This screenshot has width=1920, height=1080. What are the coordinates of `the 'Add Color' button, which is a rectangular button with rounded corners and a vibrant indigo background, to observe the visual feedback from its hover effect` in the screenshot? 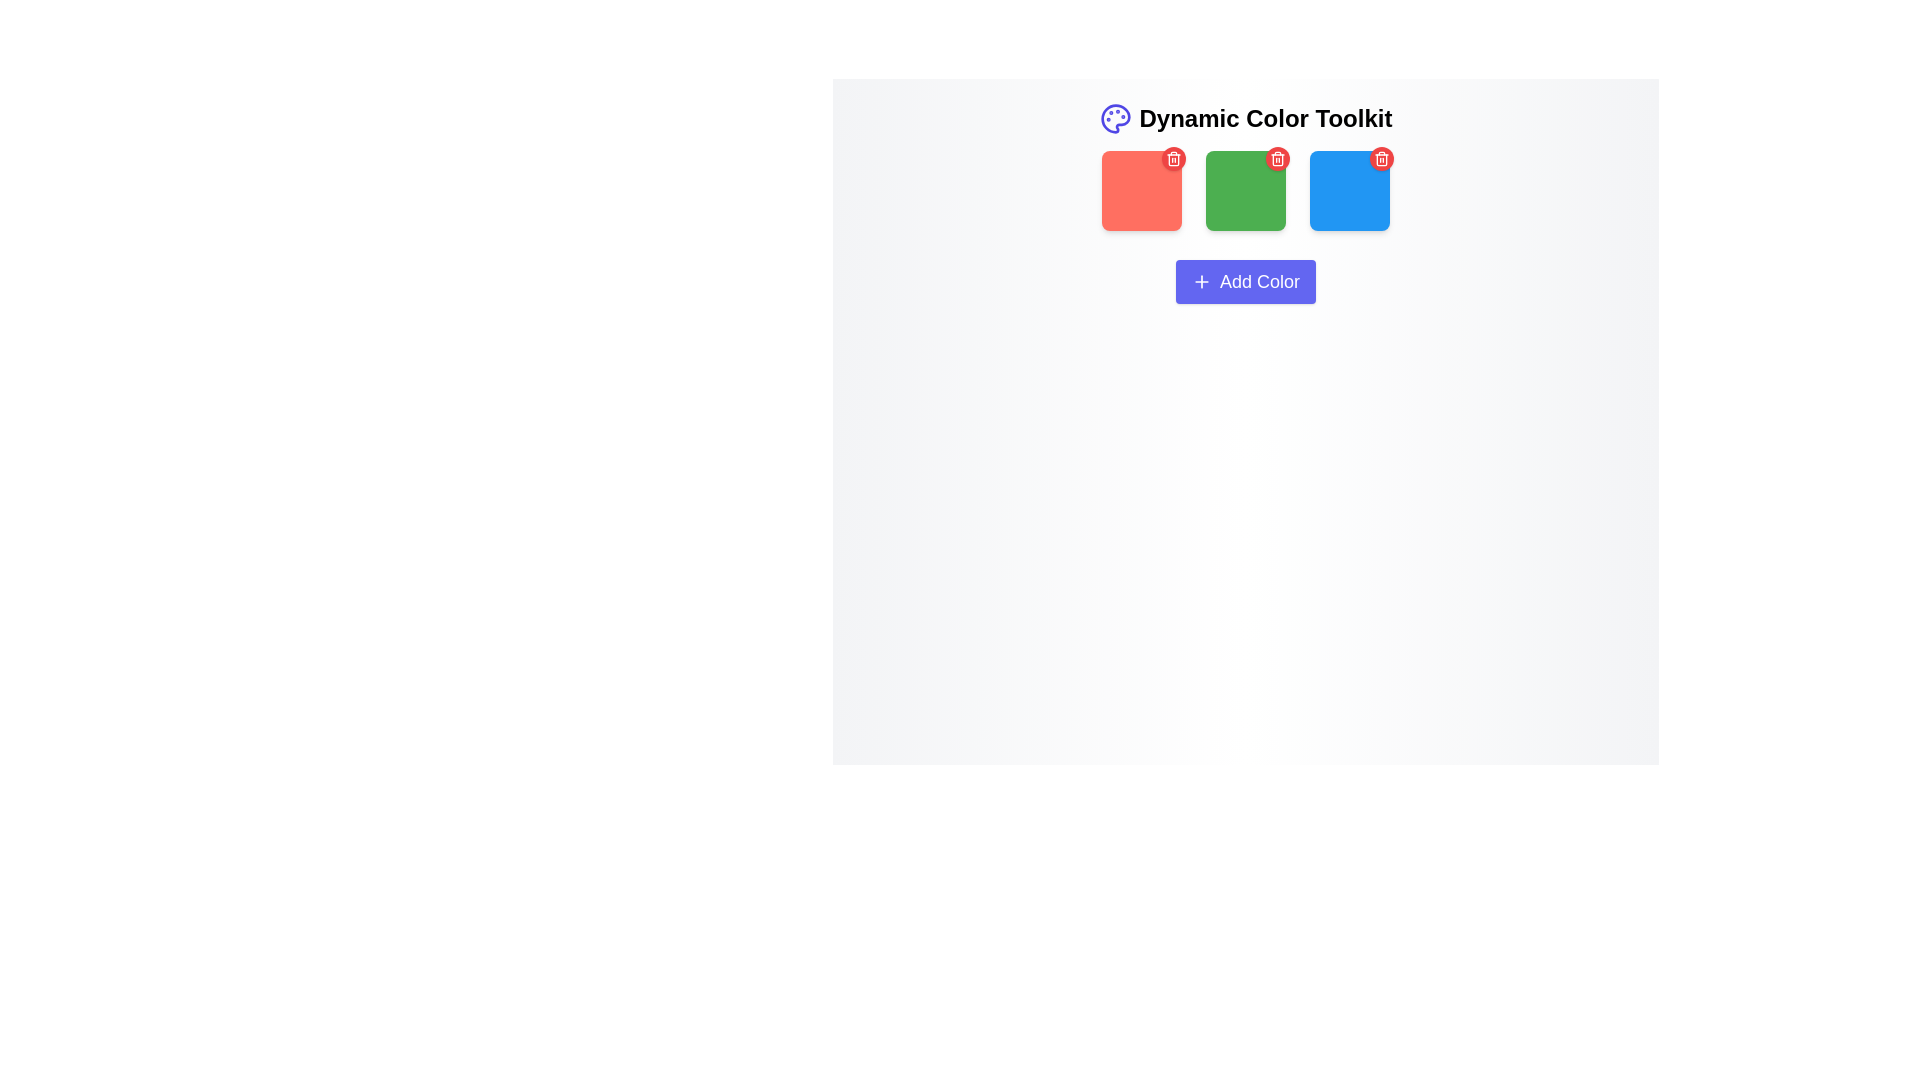 It's located at (1245, 281).